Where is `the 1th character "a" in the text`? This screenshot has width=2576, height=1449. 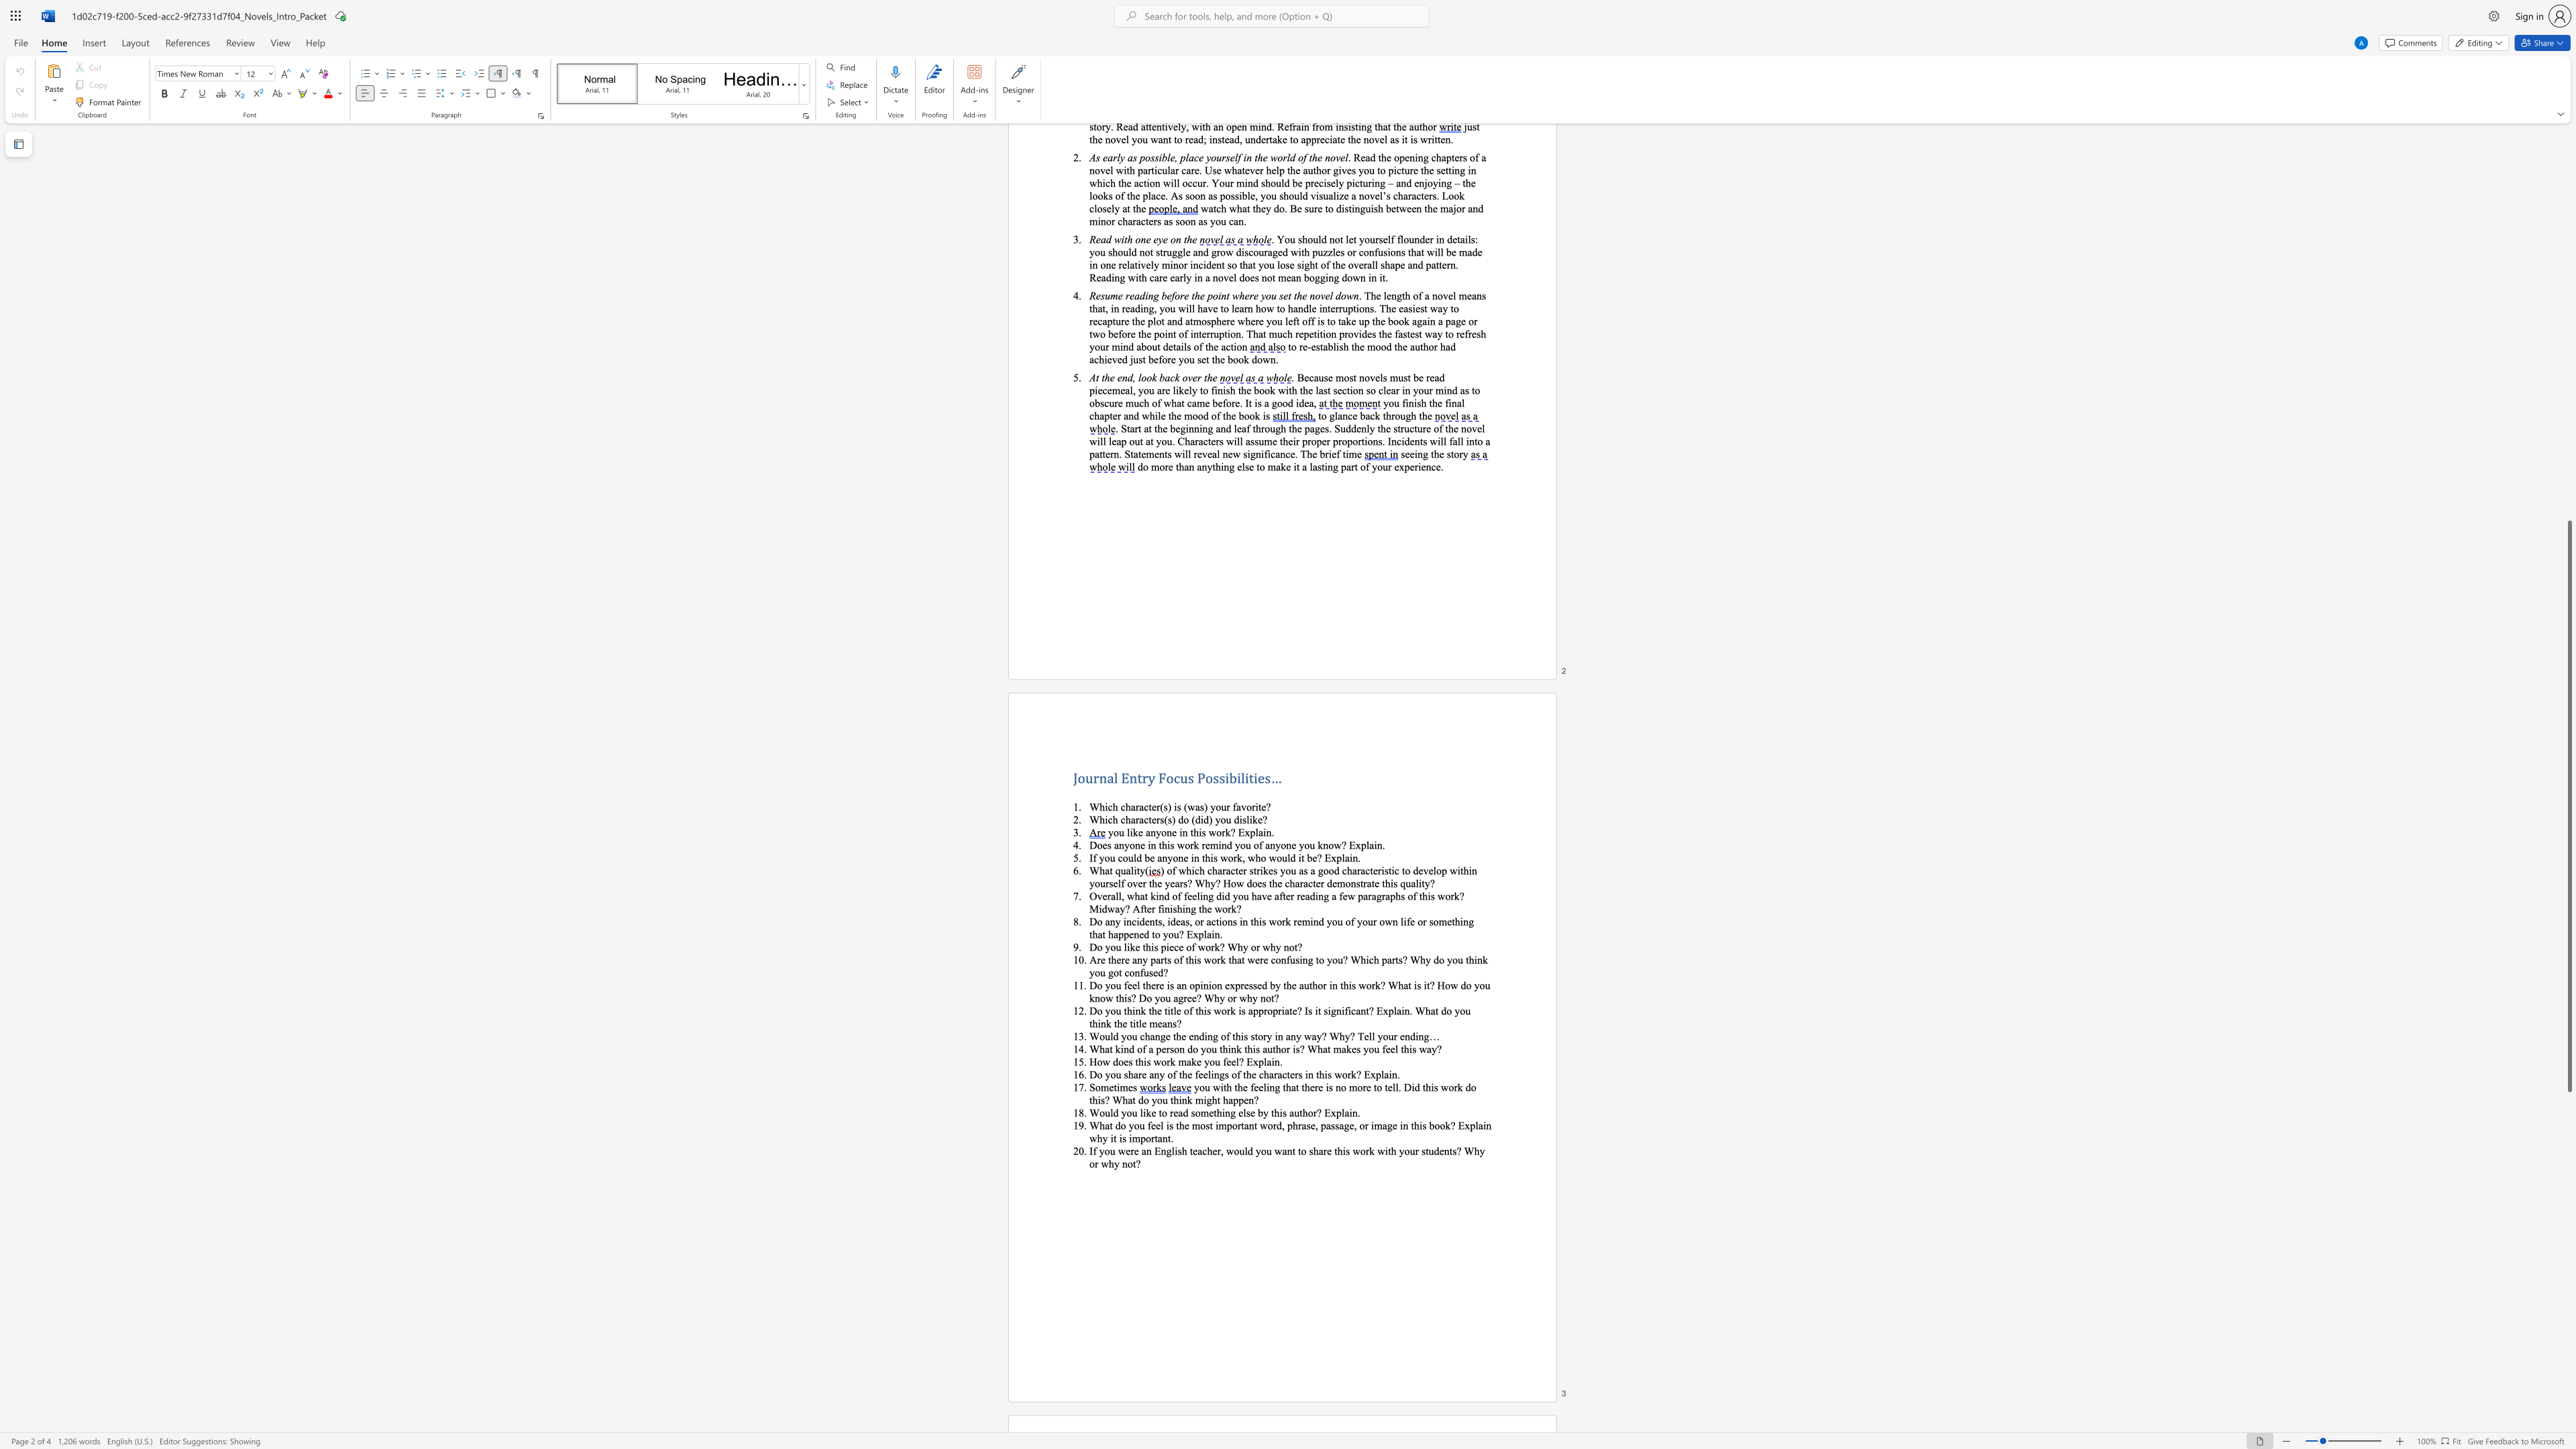 the 1th character "a" in the text is located at coordinates (1134, 1073).